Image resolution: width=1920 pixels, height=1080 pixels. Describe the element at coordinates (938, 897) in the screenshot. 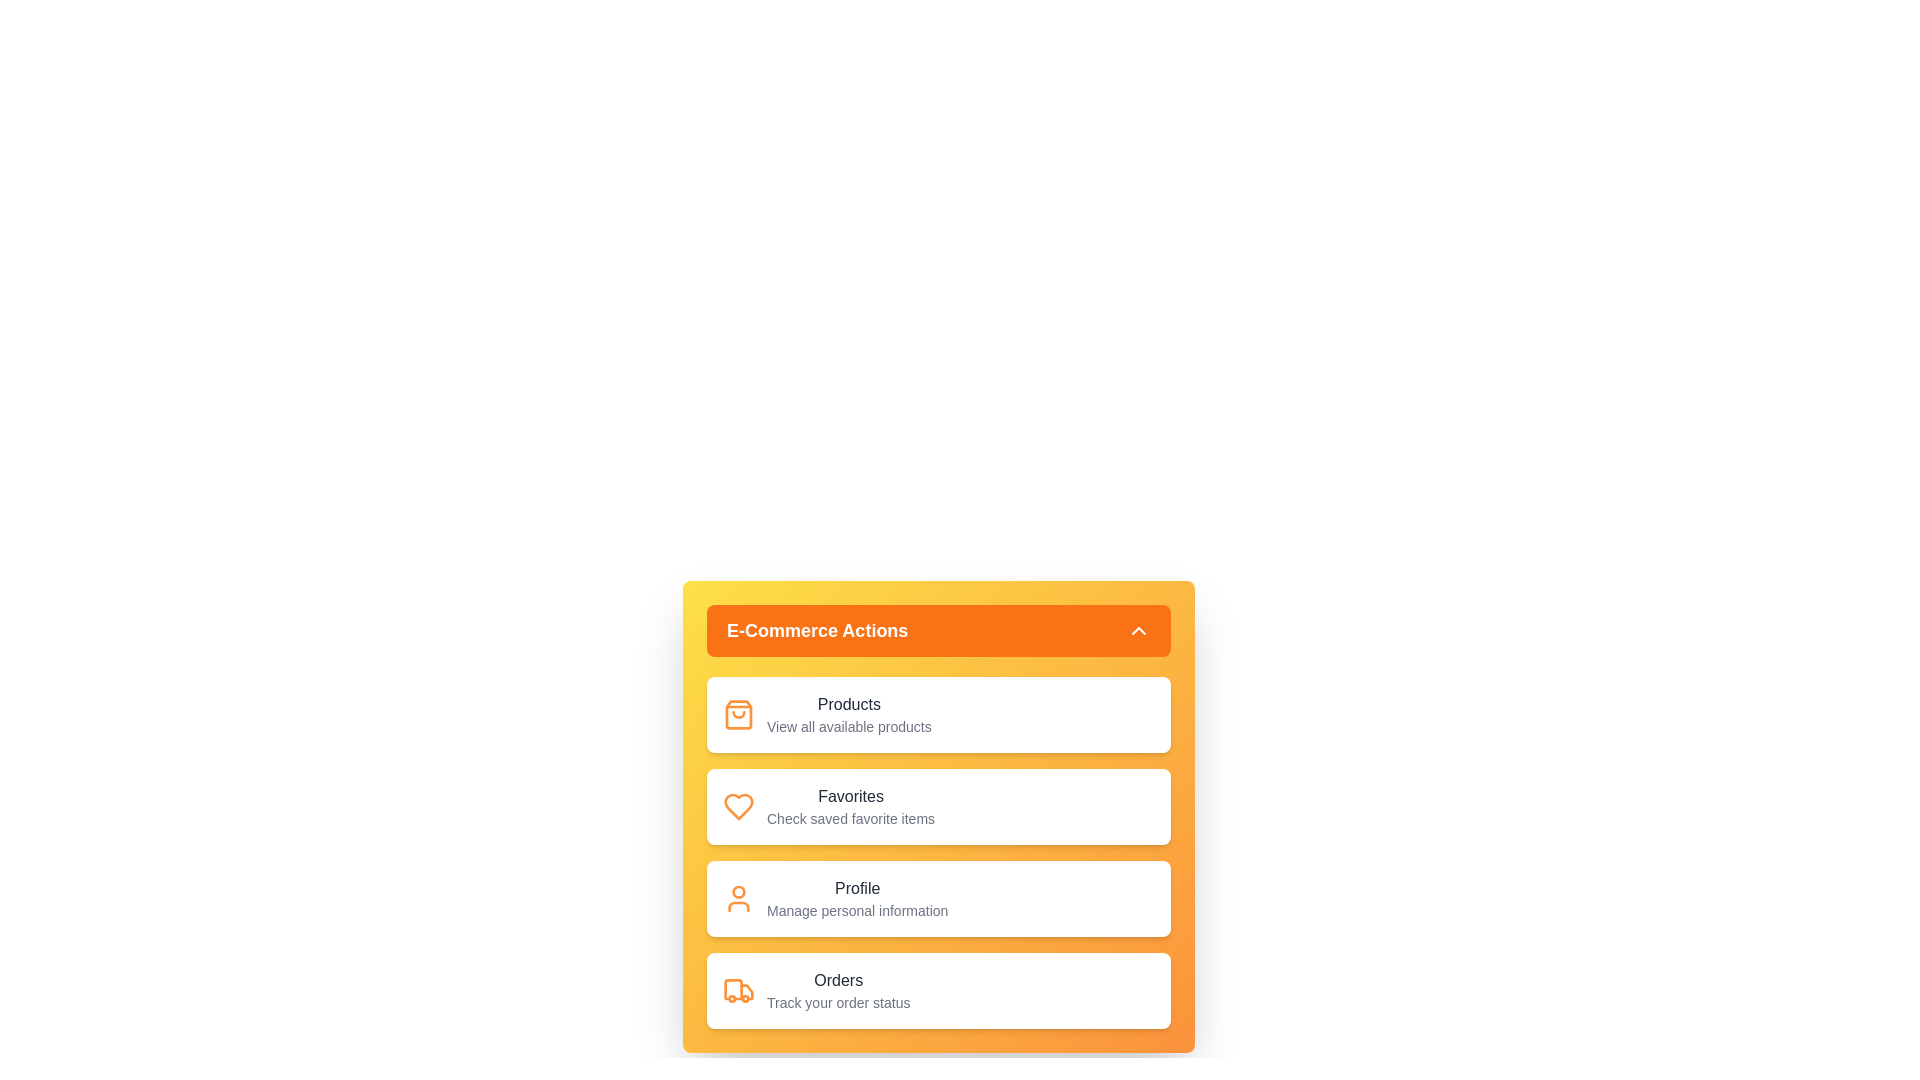

I see `the menu item Profile to reveal its details` at that location.